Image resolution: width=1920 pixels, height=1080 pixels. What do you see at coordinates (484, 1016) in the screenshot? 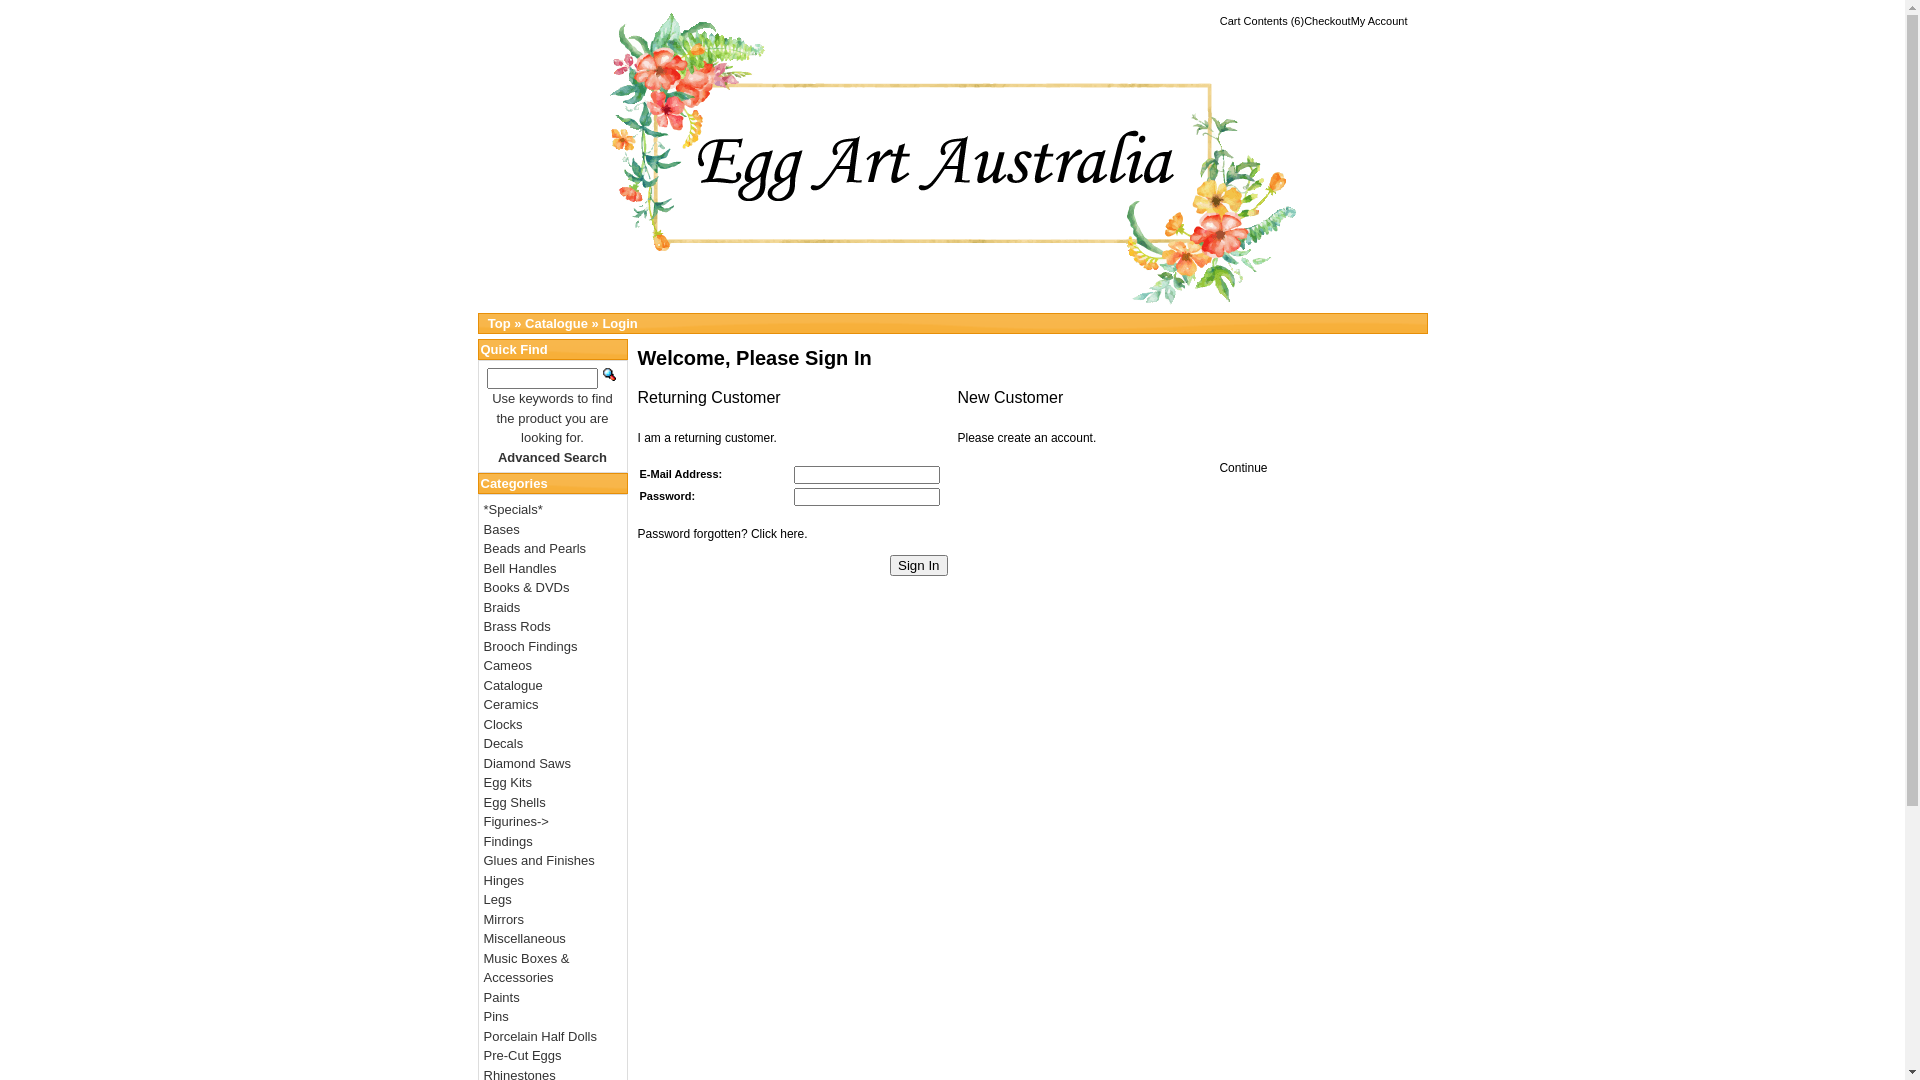
I see `'Pins'` at bounding box center [484, 1016].